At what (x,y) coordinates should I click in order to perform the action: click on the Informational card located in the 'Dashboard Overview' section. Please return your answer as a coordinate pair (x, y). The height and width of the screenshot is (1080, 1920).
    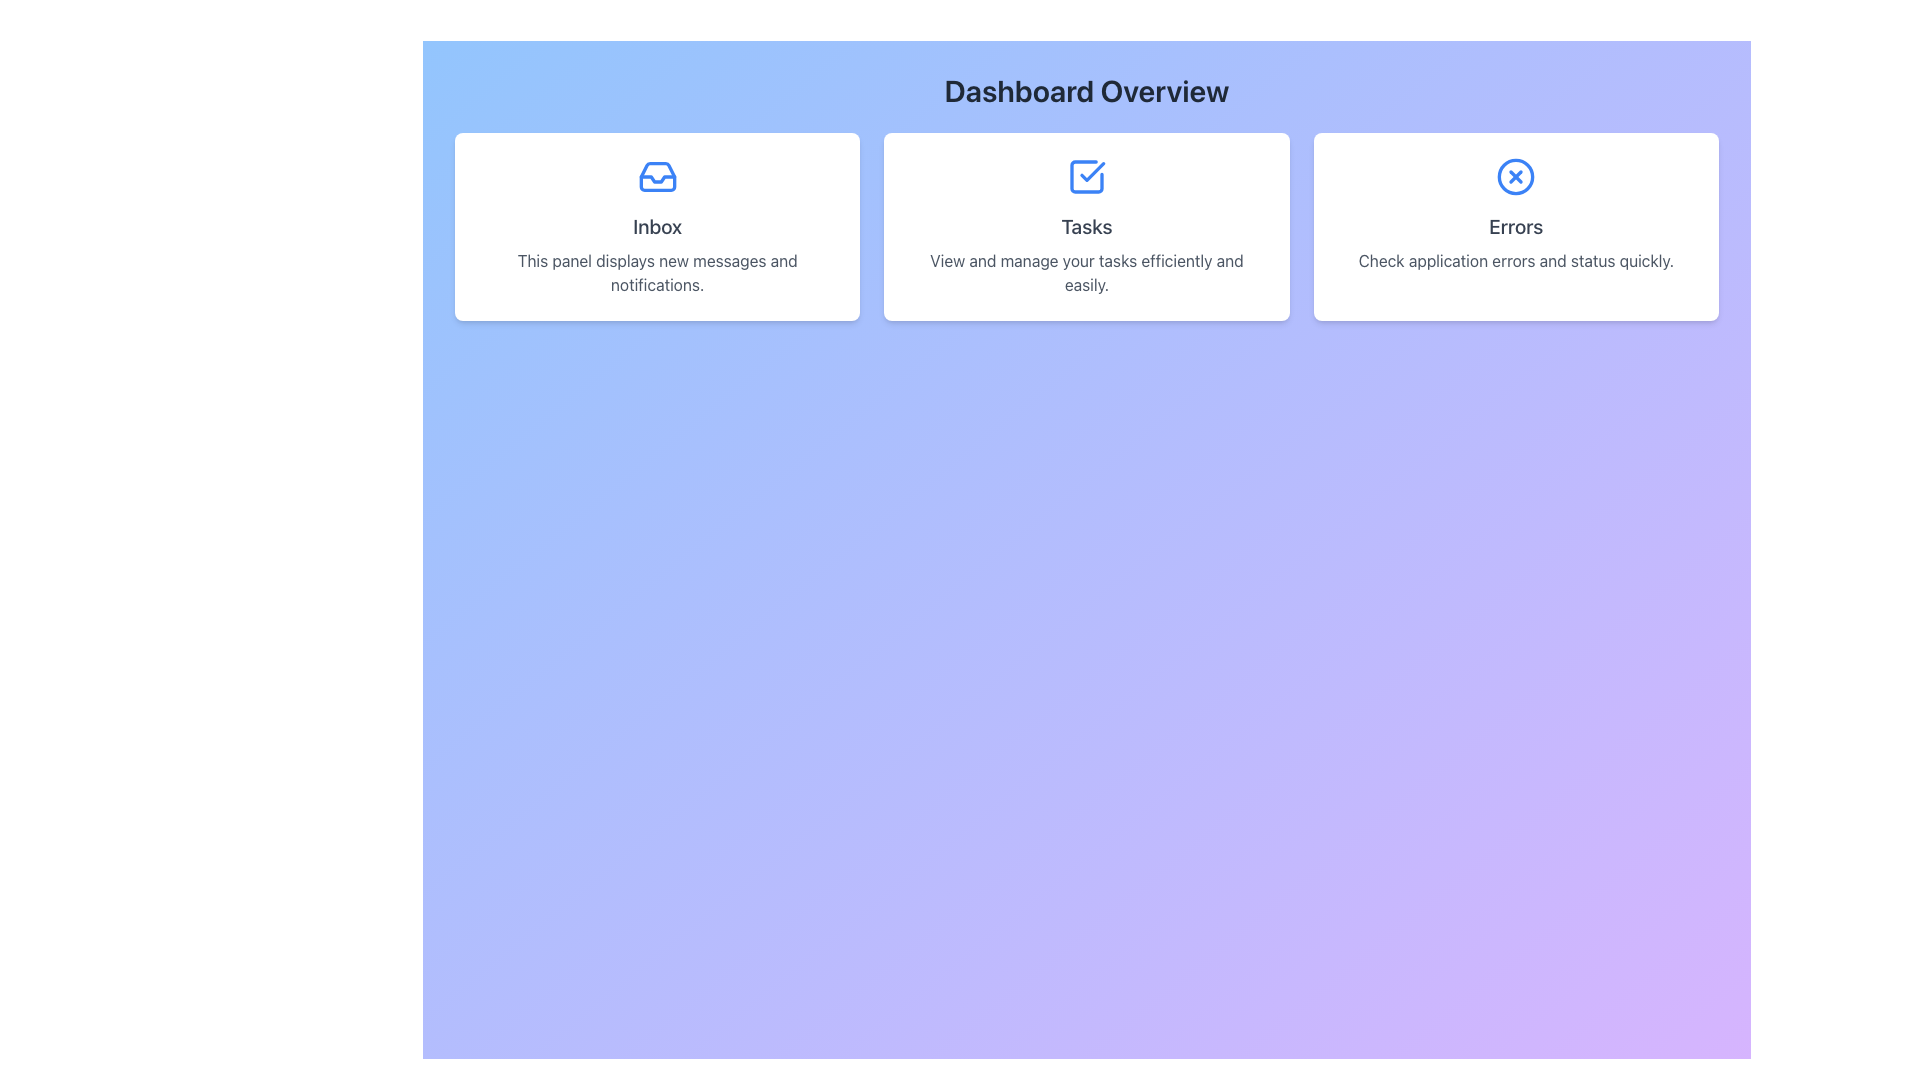
    Looking at the image, I should click on (1516, 226).